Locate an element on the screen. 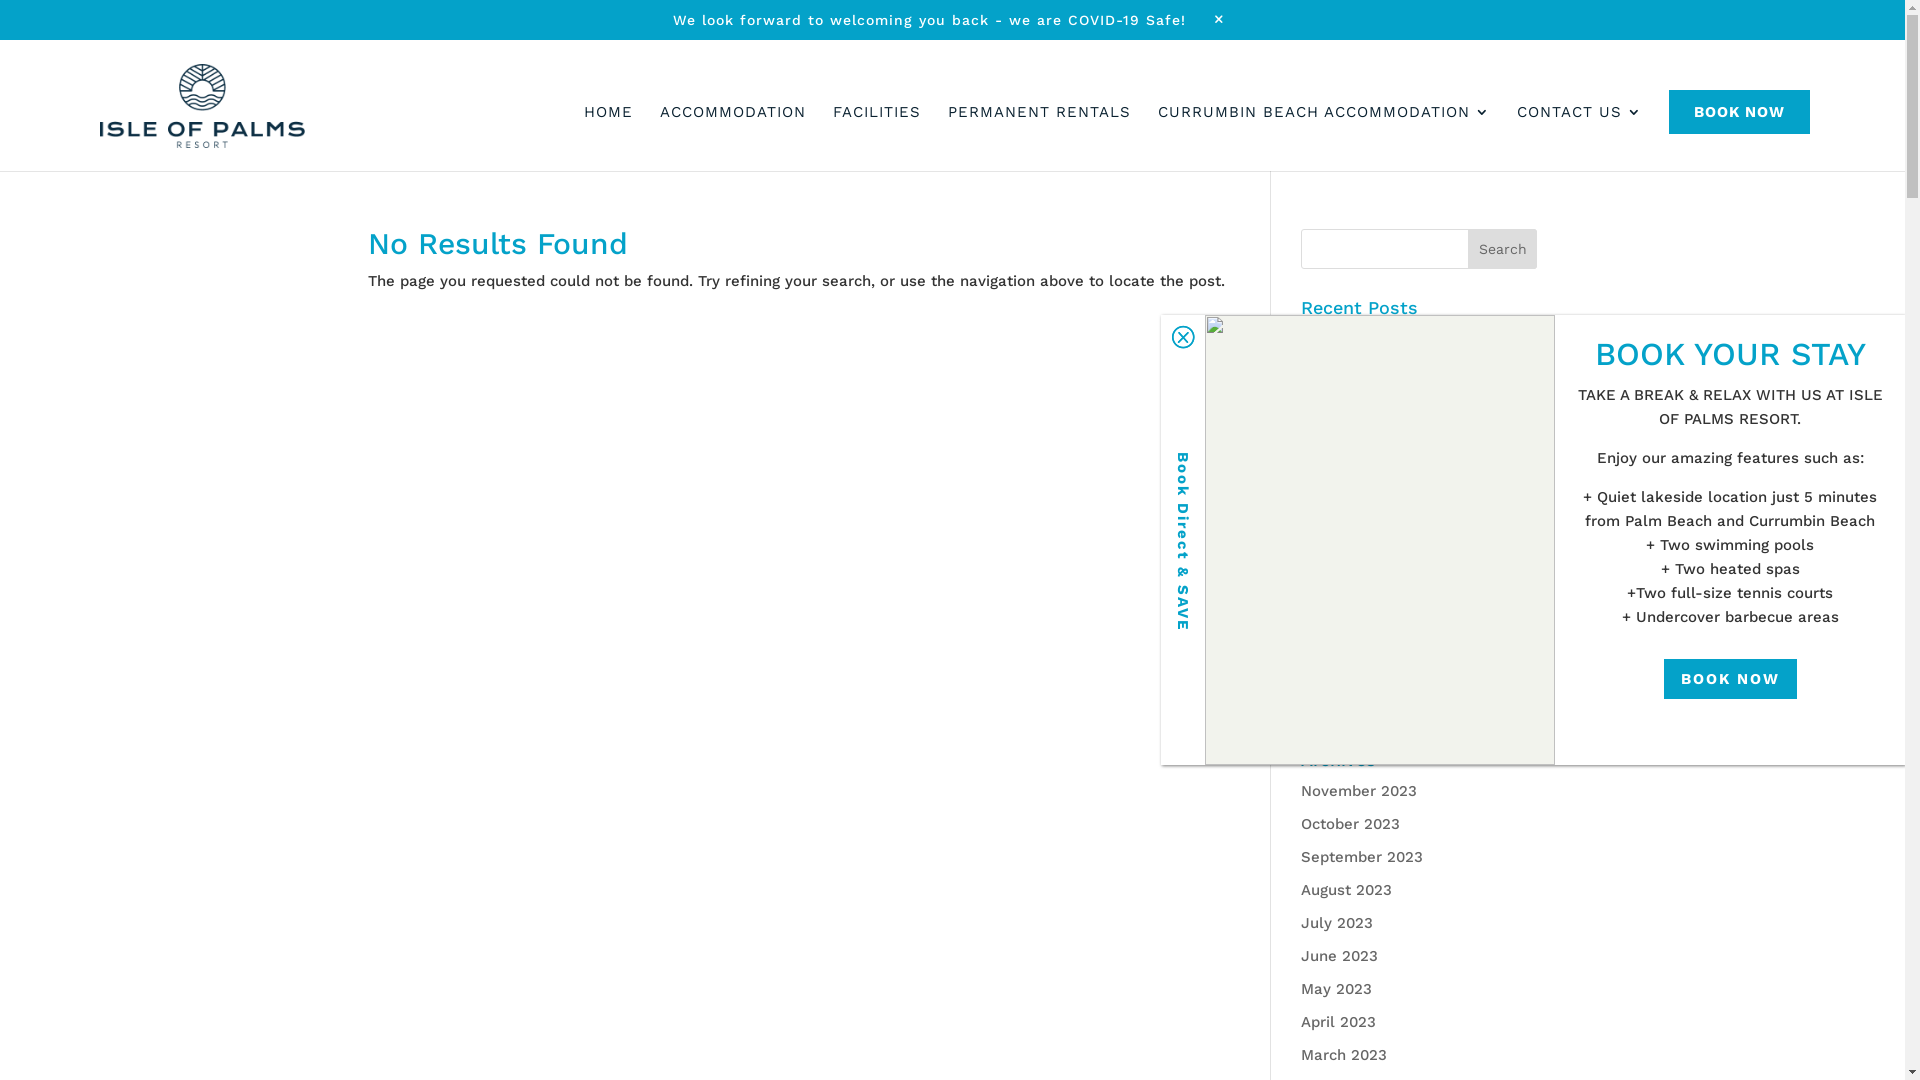 This screenshot has height=1080, width=1920. 'November 2023' is located at coordinates (1358, 789).